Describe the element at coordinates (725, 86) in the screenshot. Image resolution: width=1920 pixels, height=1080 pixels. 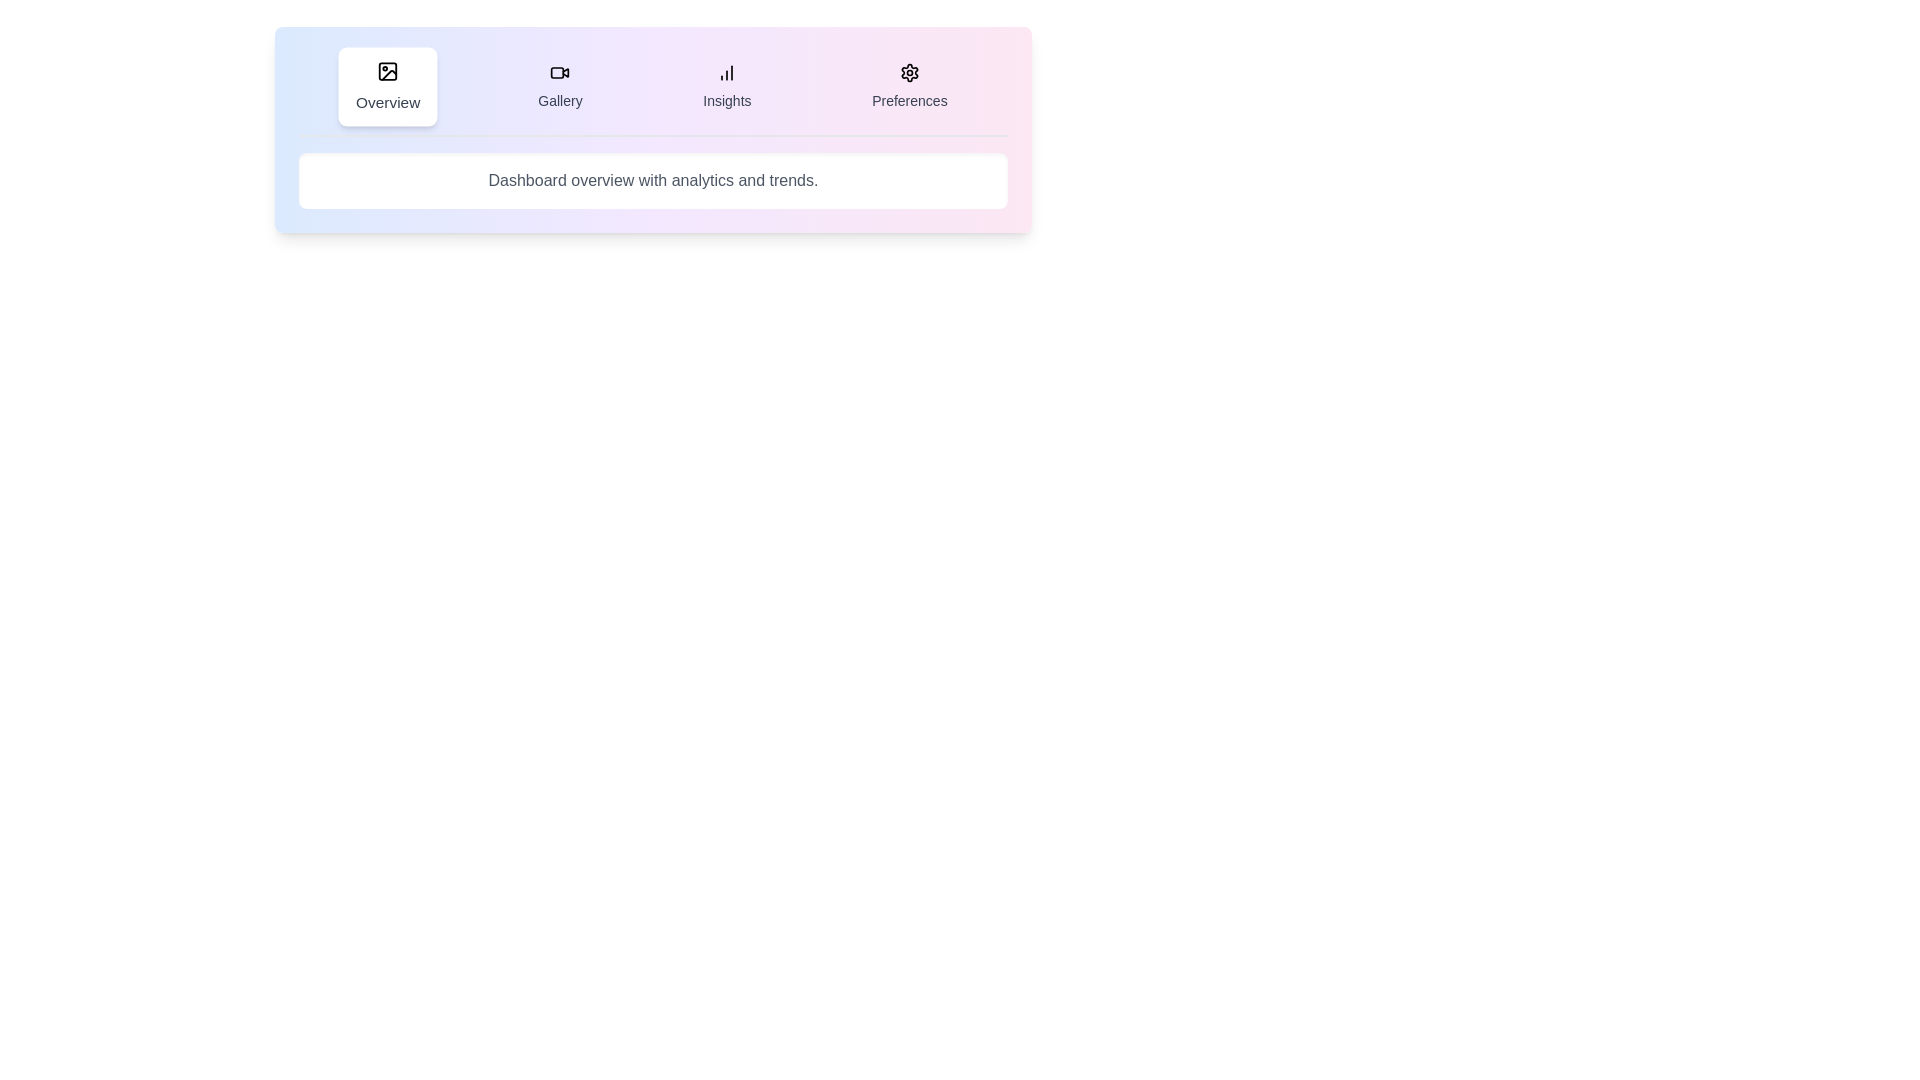
I see `the tab labeled 'Insights' to observe its hover effect` at that location.